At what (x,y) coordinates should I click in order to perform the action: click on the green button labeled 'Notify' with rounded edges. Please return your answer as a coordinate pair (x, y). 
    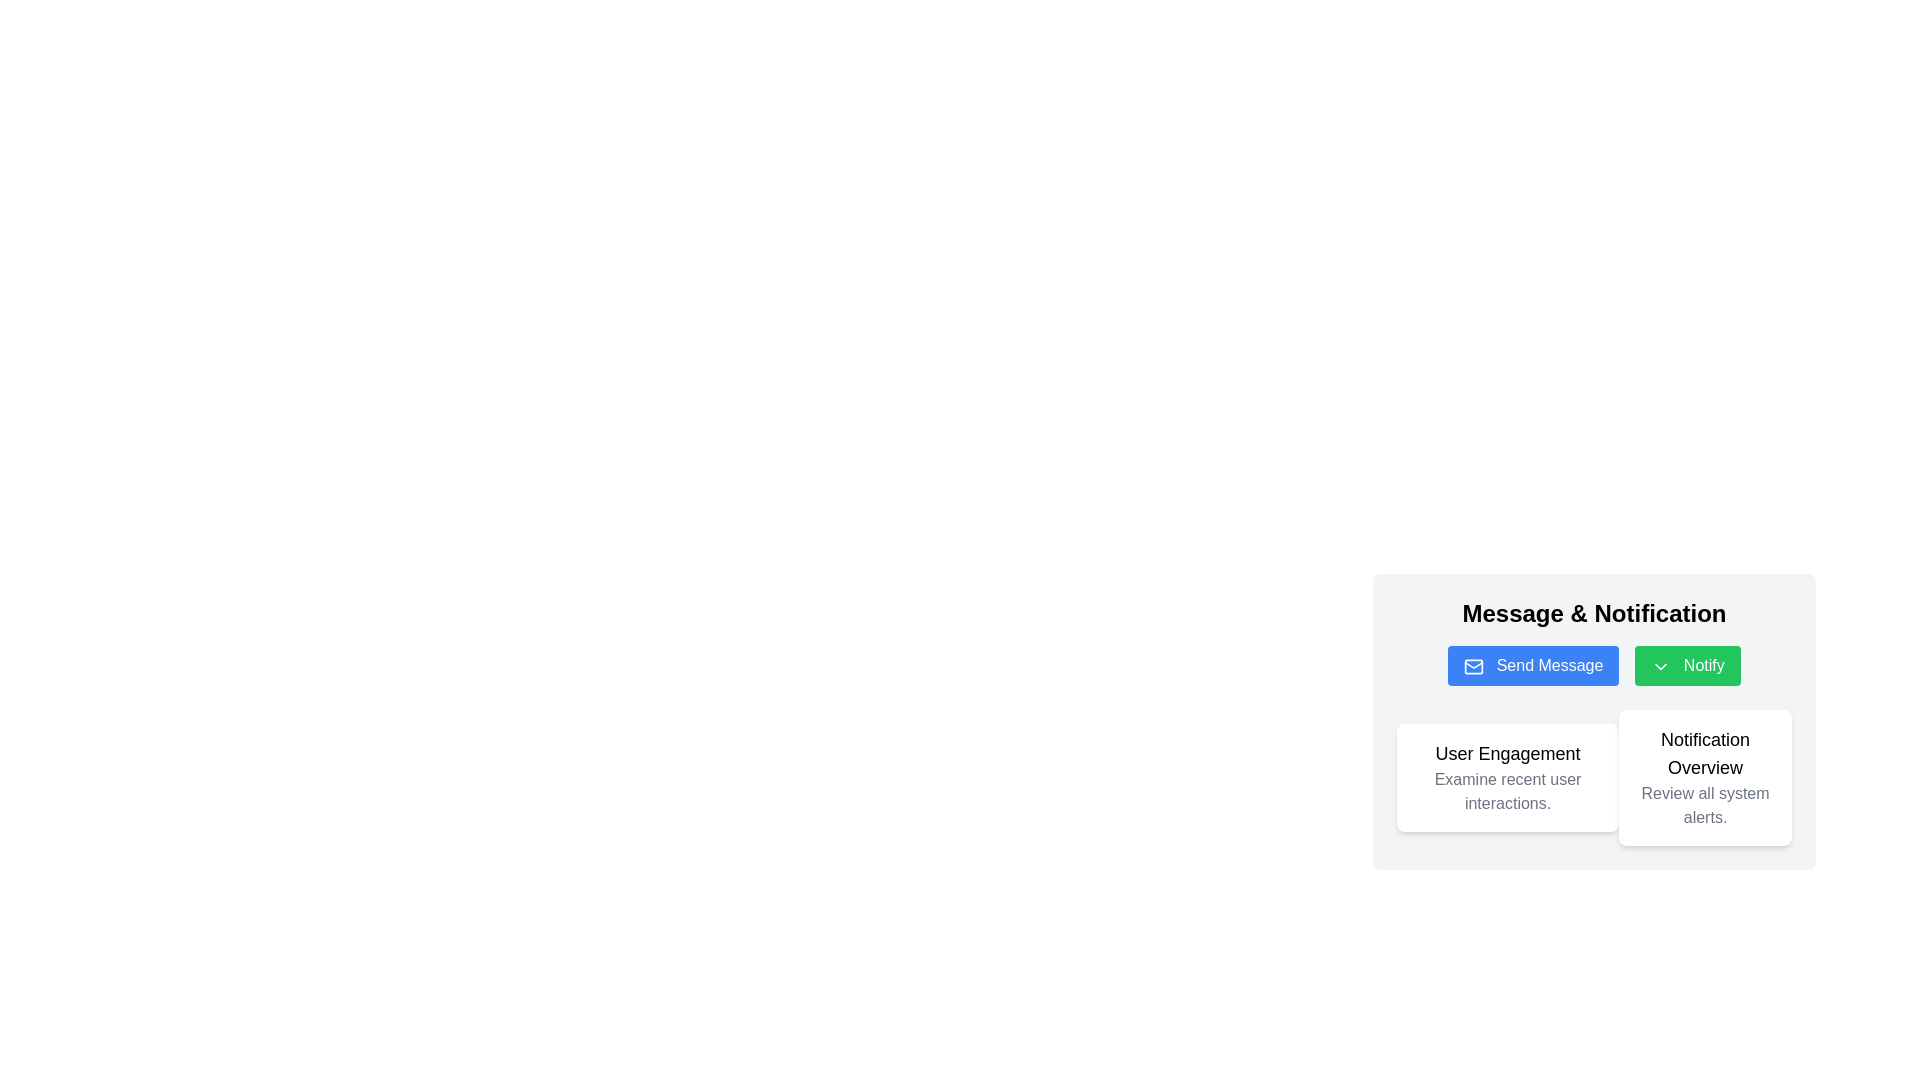
    Looking at the image, I should click on (1687, 666).